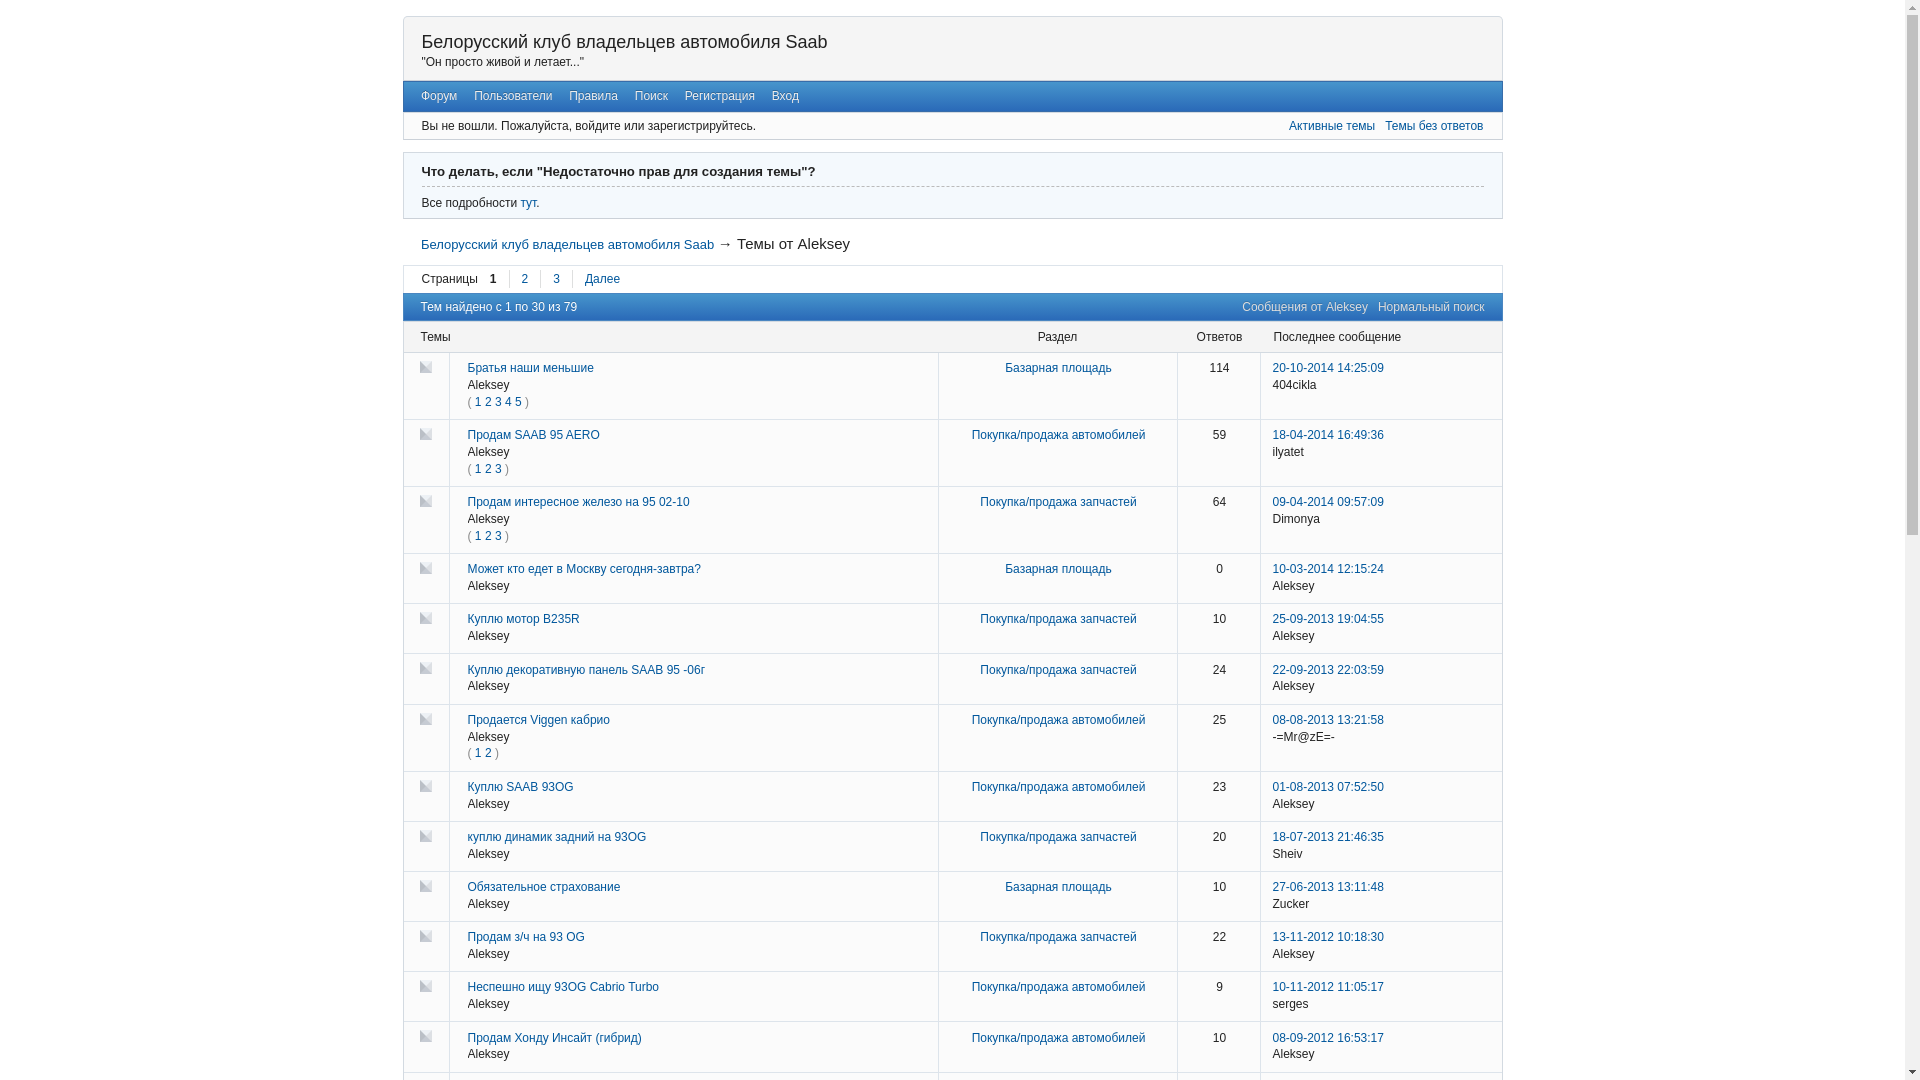 The image size is (1920, 1080). I want to click on '18-07-2013 21:46:35', so click(1327, 837).